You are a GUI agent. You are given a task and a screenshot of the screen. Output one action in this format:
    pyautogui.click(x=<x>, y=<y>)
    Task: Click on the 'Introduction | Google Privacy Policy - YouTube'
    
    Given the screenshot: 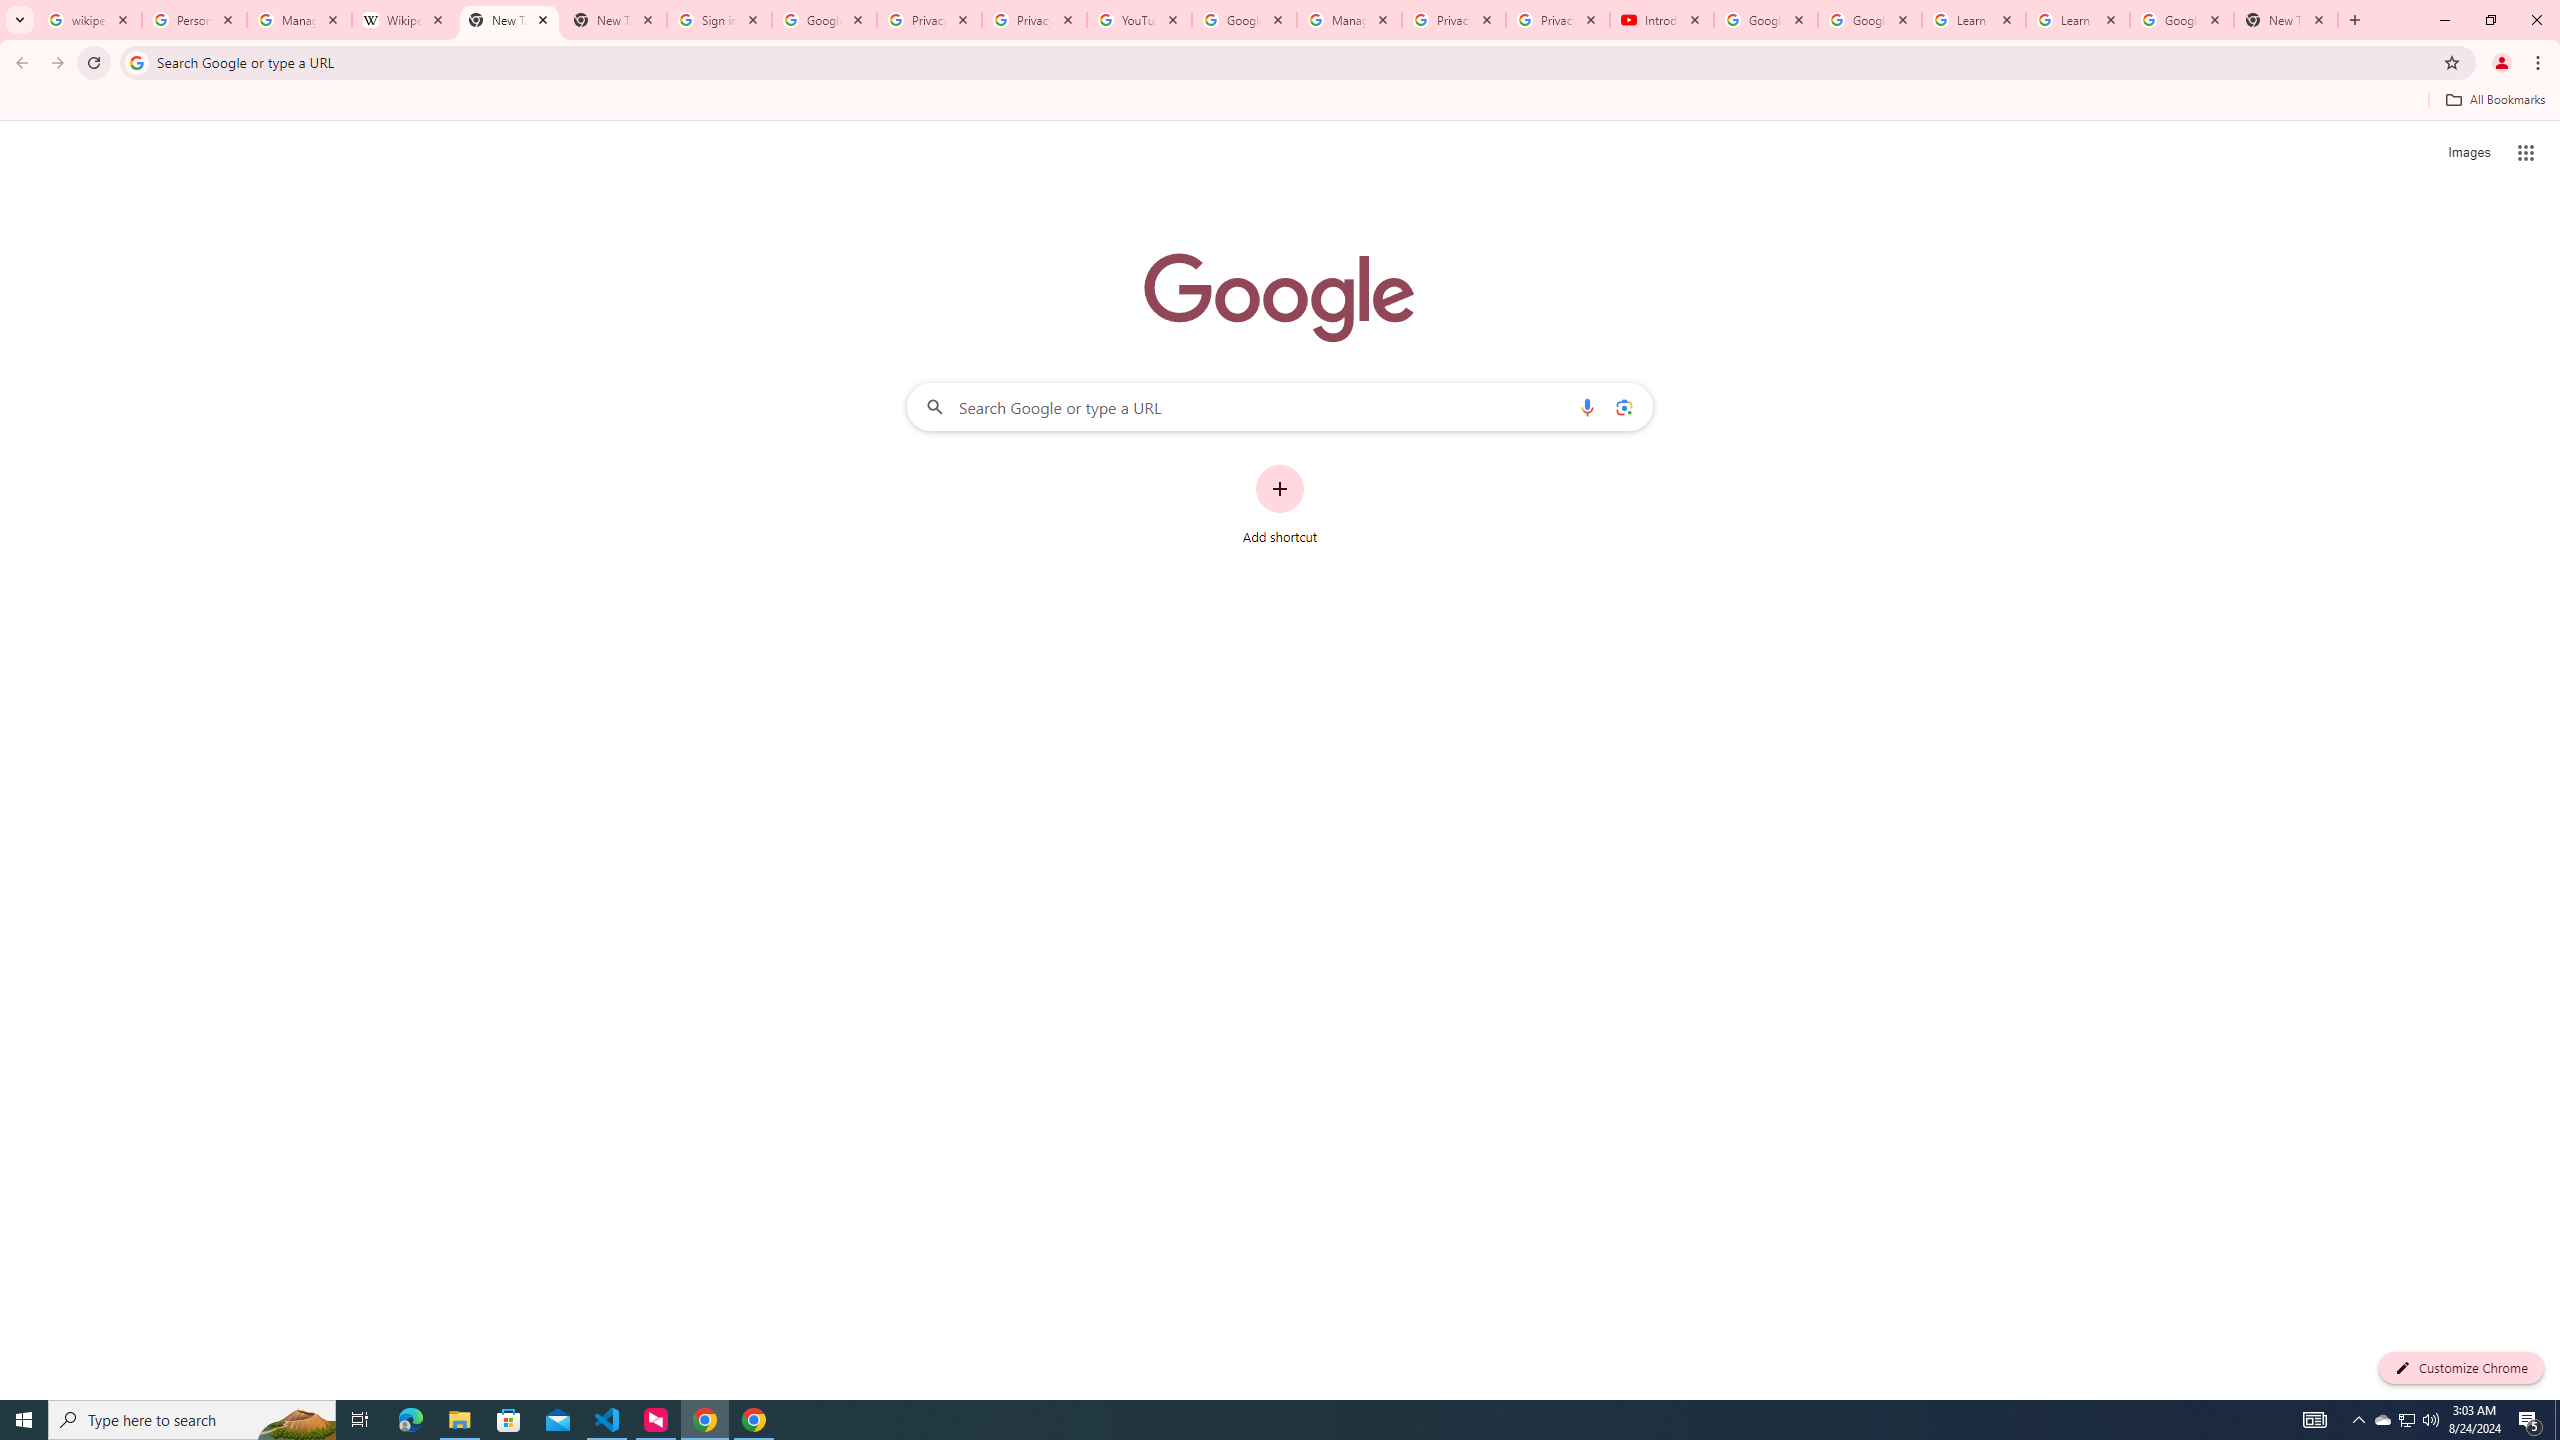 What is the action you would take?
    pyautogui.click(x=1660, y=19)
    